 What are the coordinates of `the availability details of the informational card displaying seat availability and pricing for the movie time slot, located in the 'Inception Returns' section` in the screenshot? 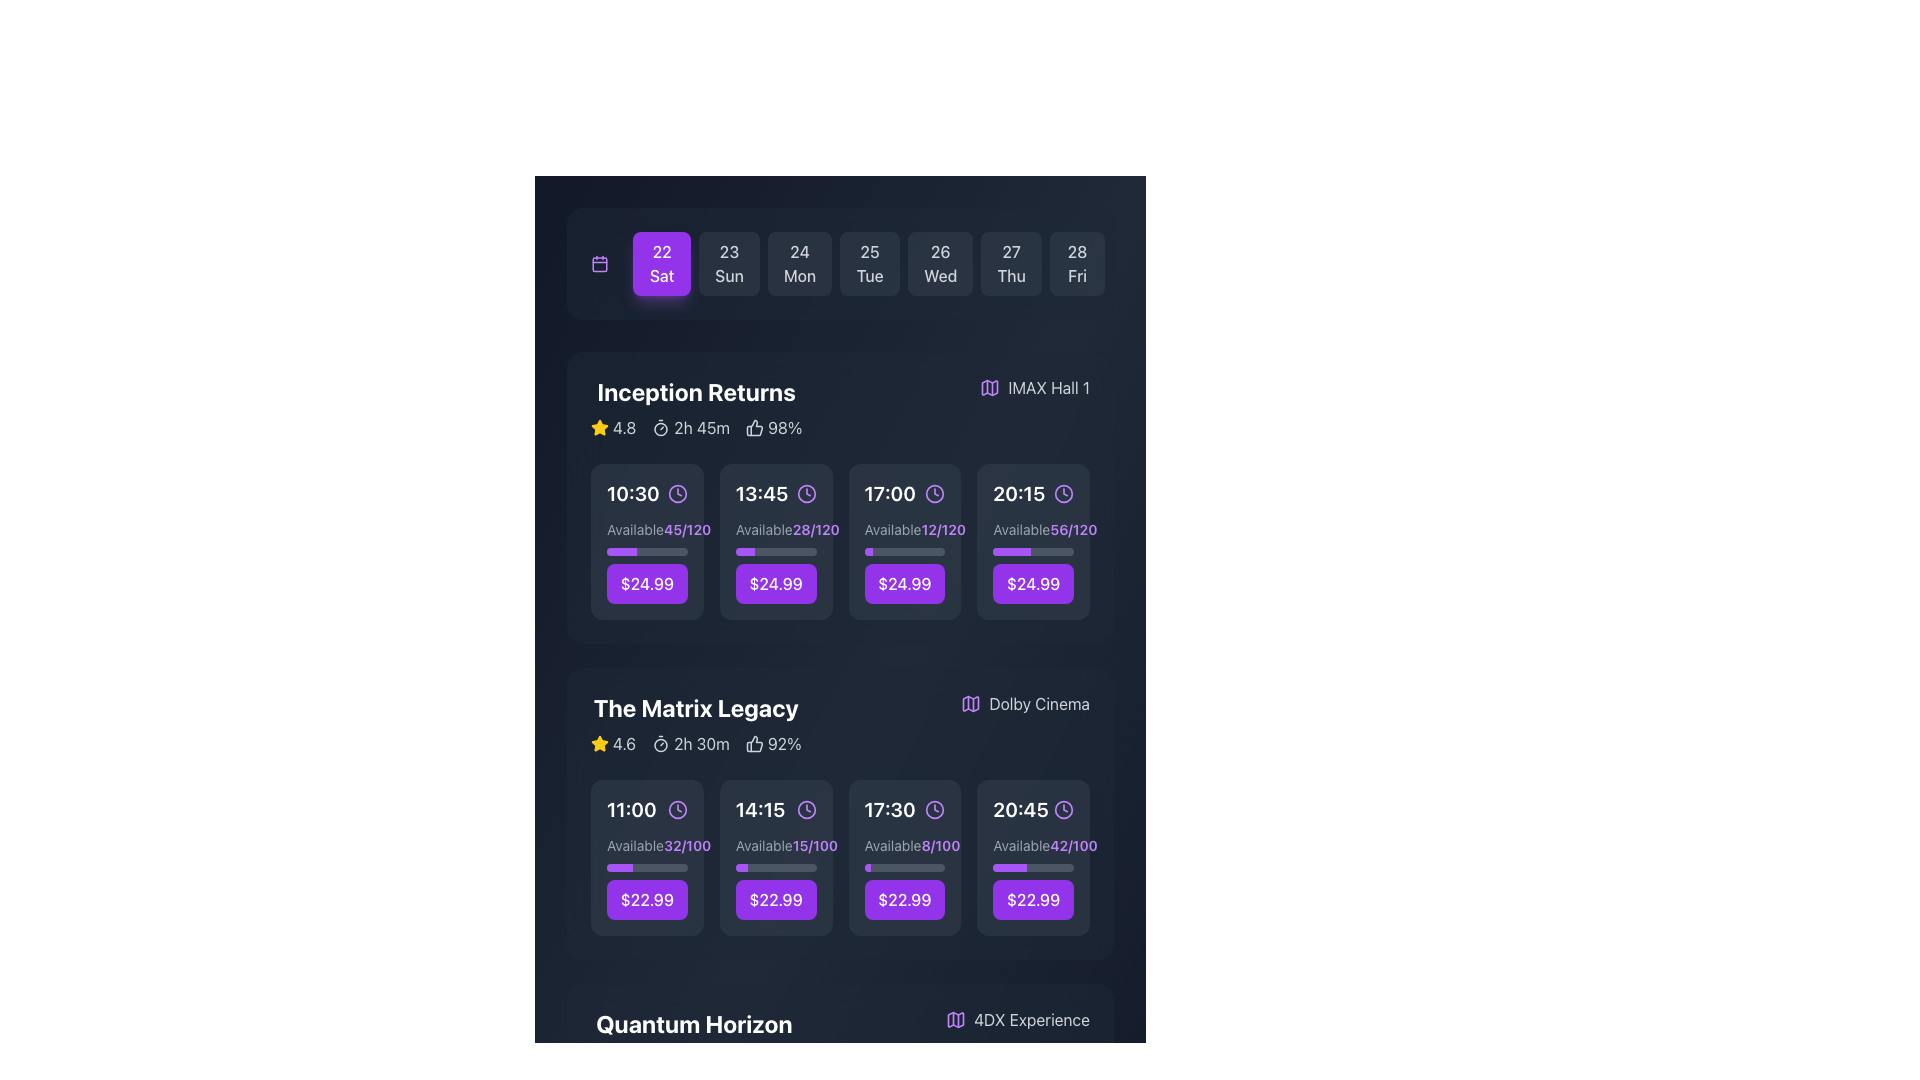 It's located at (775, 542).